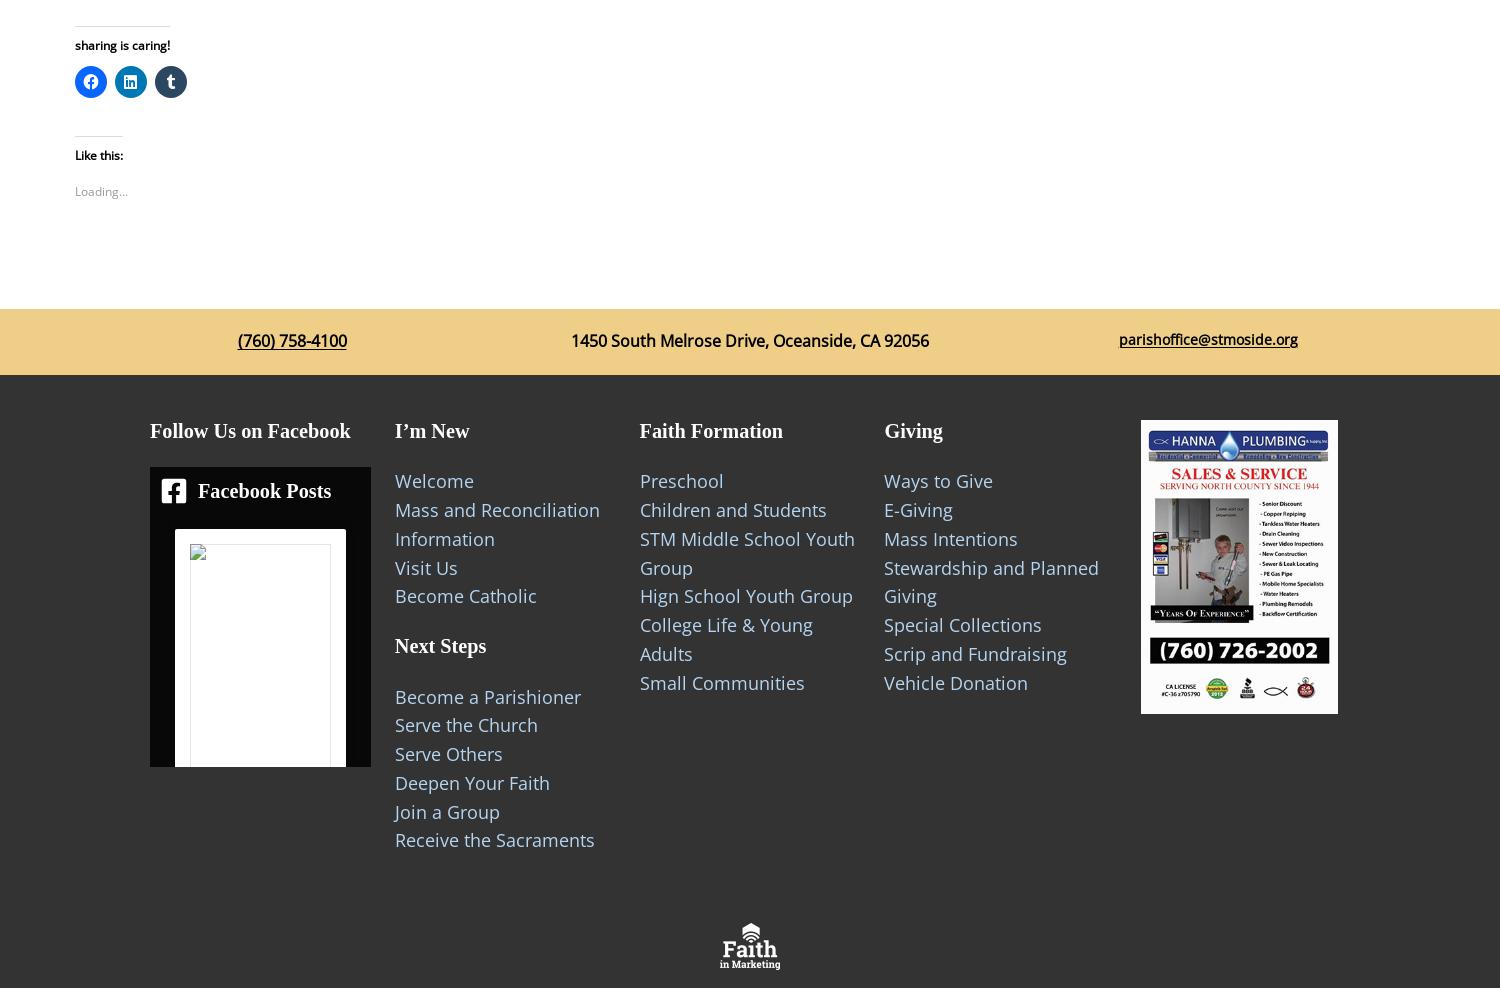 This screenshot has height=988, width=1500. What do you see at coordinates (486, 696) in the screenshot?
I see `'Become a Parishioner'` at bounding box center [486, 696].